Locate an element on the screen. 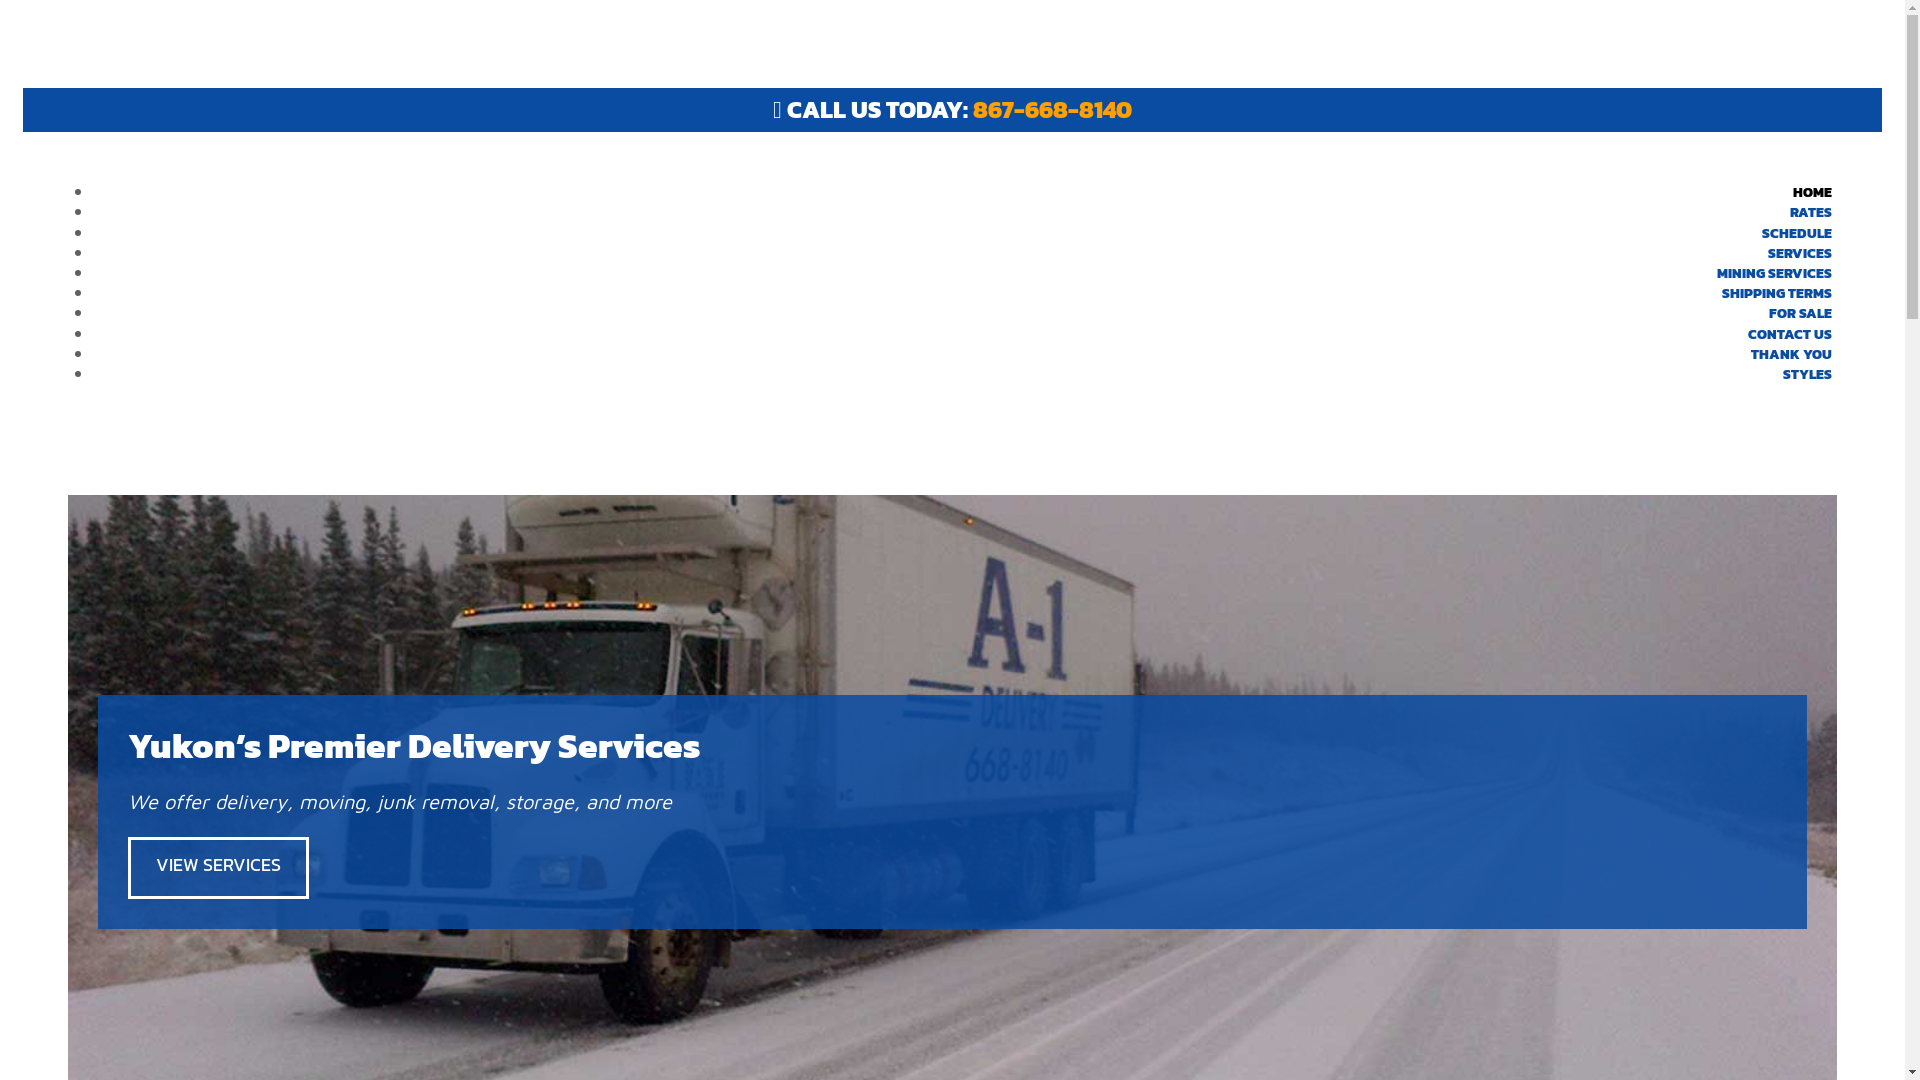 Image resolution: width=1920 pixels, height=1080 pixels. 'VIEW SERVICES' is located at coordinates (127, 866).